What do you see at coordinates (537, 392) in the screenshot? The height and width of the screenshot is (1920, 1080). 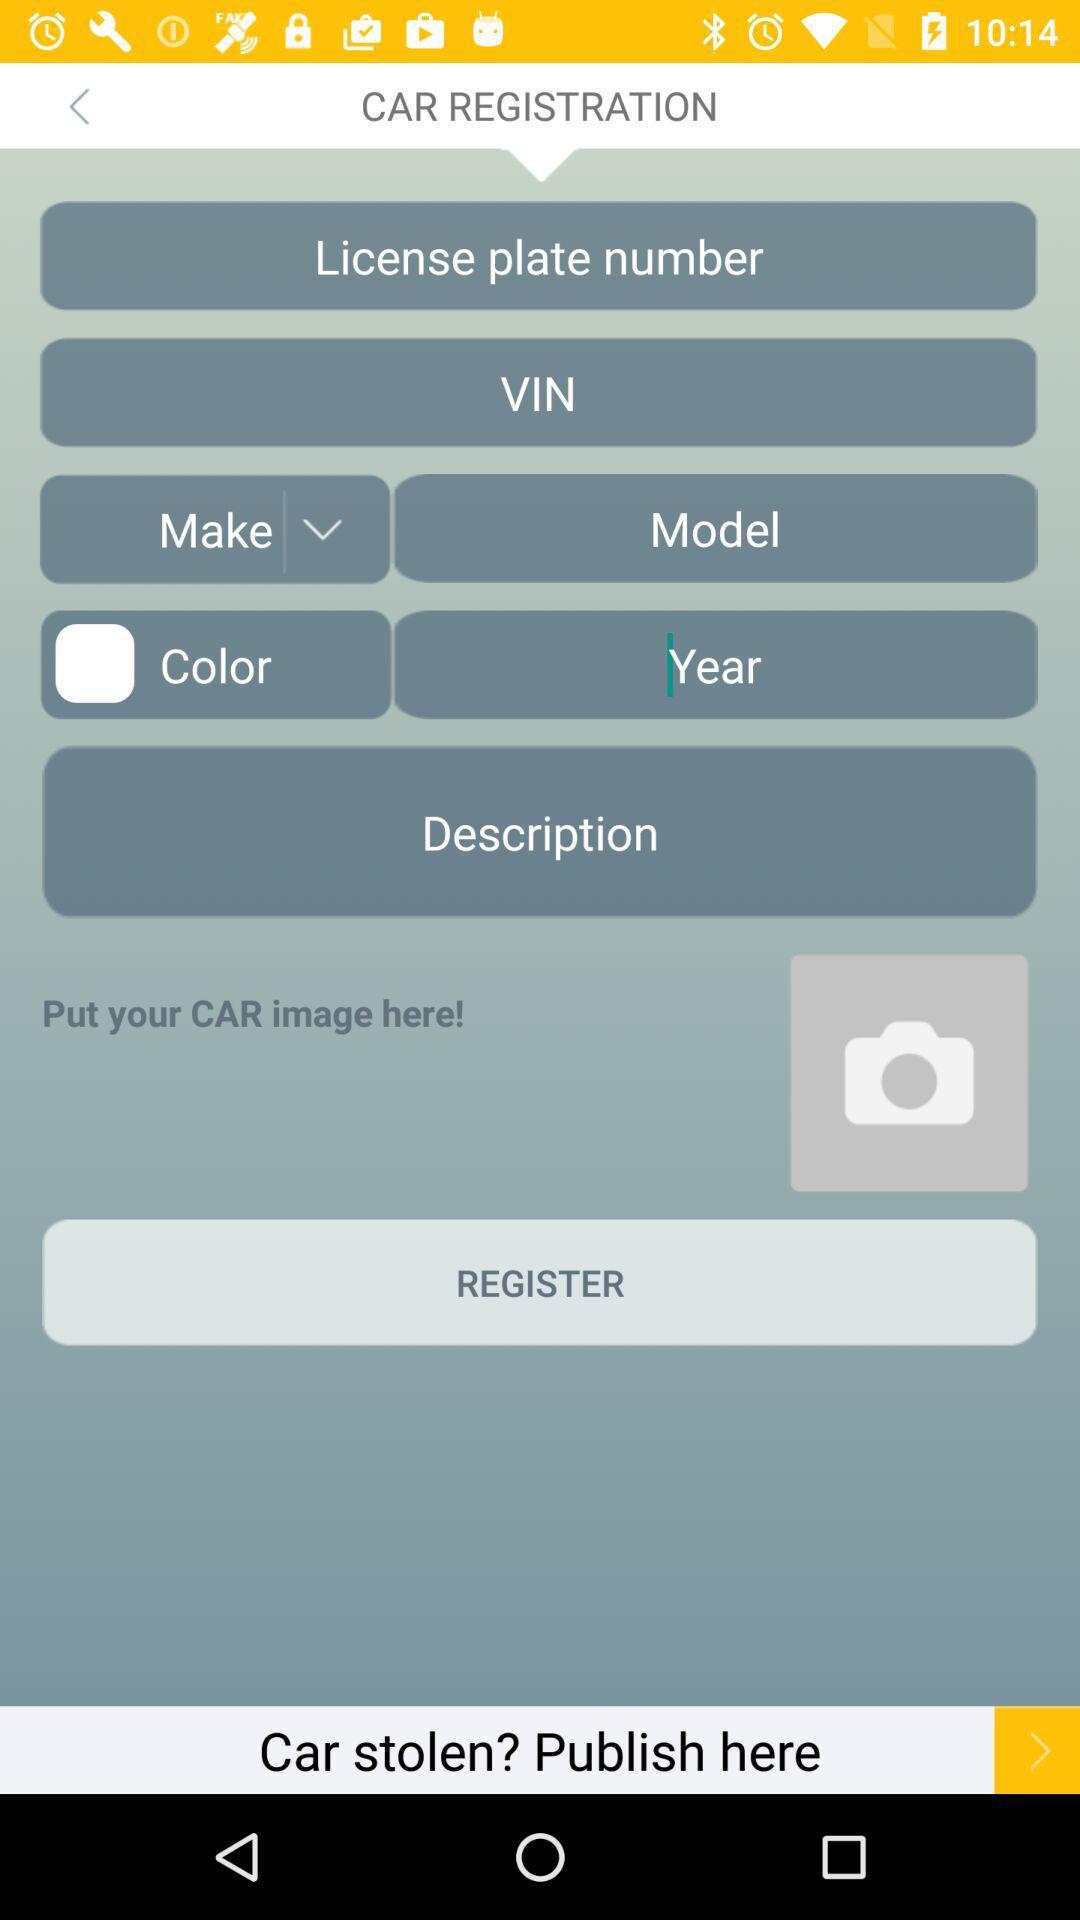 I see `vin` at bounding box center [537, 392].